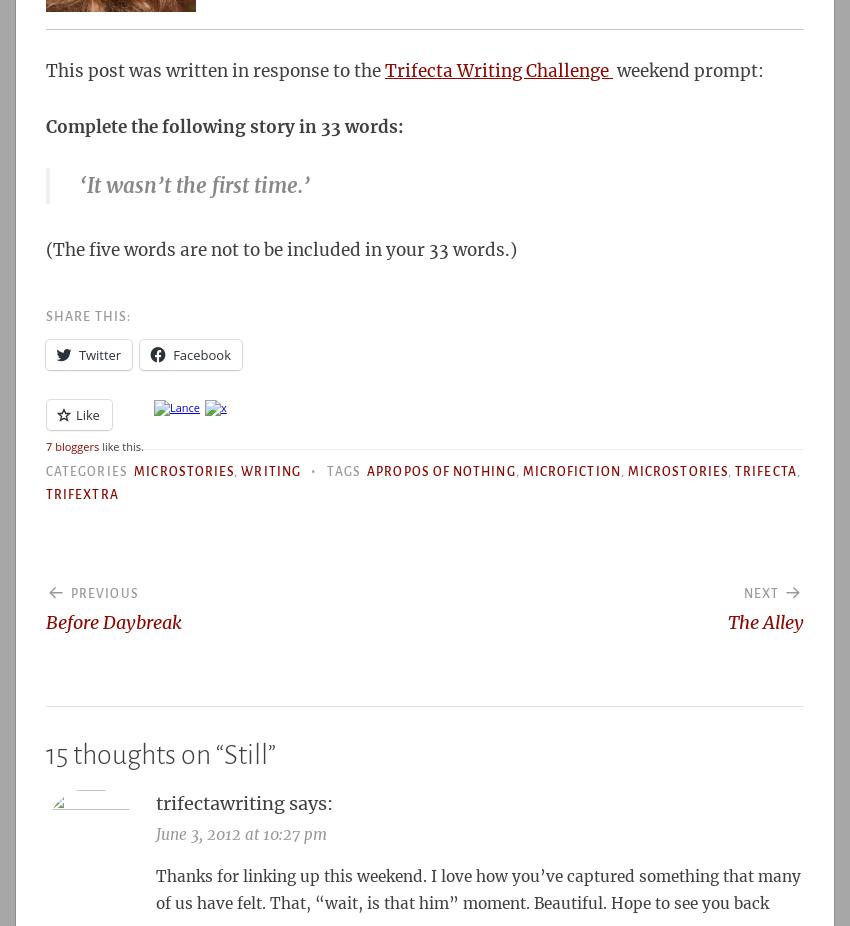 Image resolution: width=850 pixels, height=926 pixels. What do you see at coordinates (760, 593) in the screenshot?
I see `'Next'` at bounding box center [760, 593].